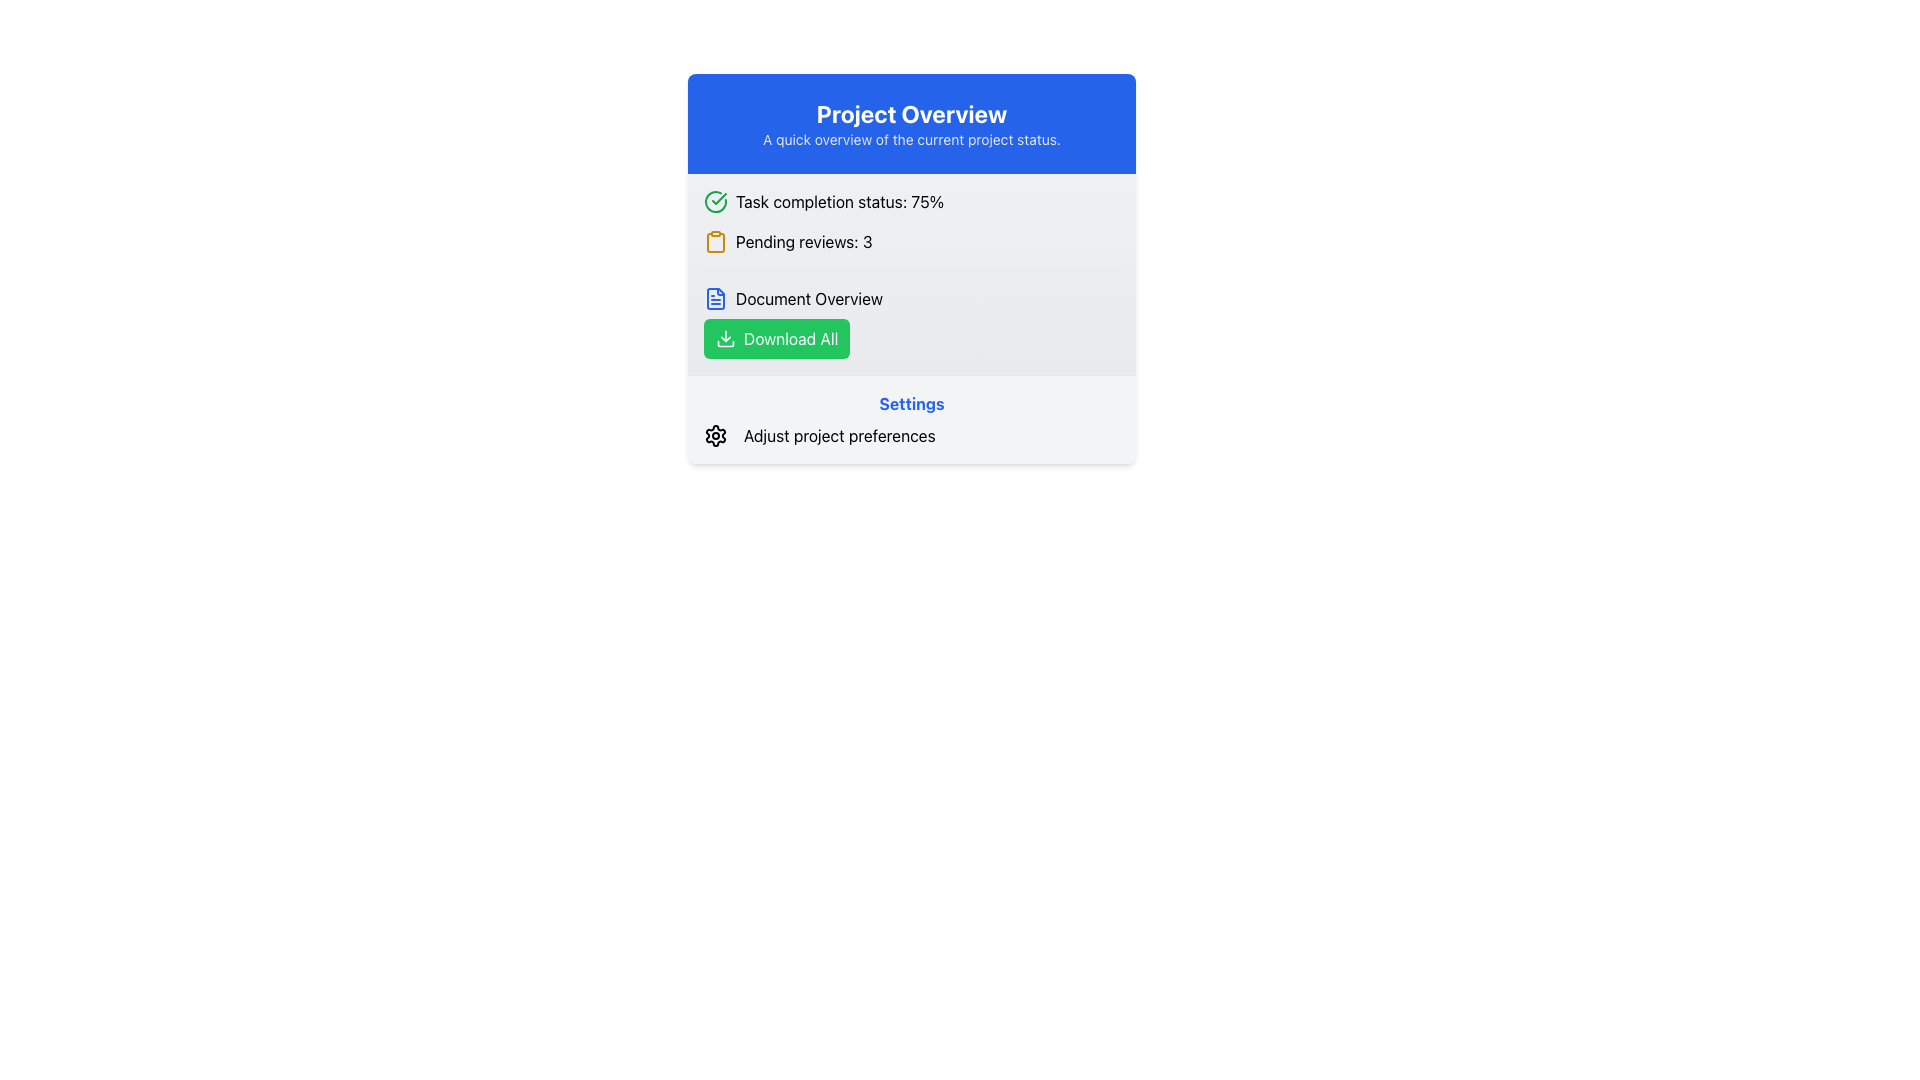 This screenshot has width=1920, height=1080. What do you see at coordinates (715, 299) in the screenshot?
I see `the blue outlined document icon located in the 'Project Overview' section, to the left of the 'Document Overview' text` at bounding box center [715, 299].